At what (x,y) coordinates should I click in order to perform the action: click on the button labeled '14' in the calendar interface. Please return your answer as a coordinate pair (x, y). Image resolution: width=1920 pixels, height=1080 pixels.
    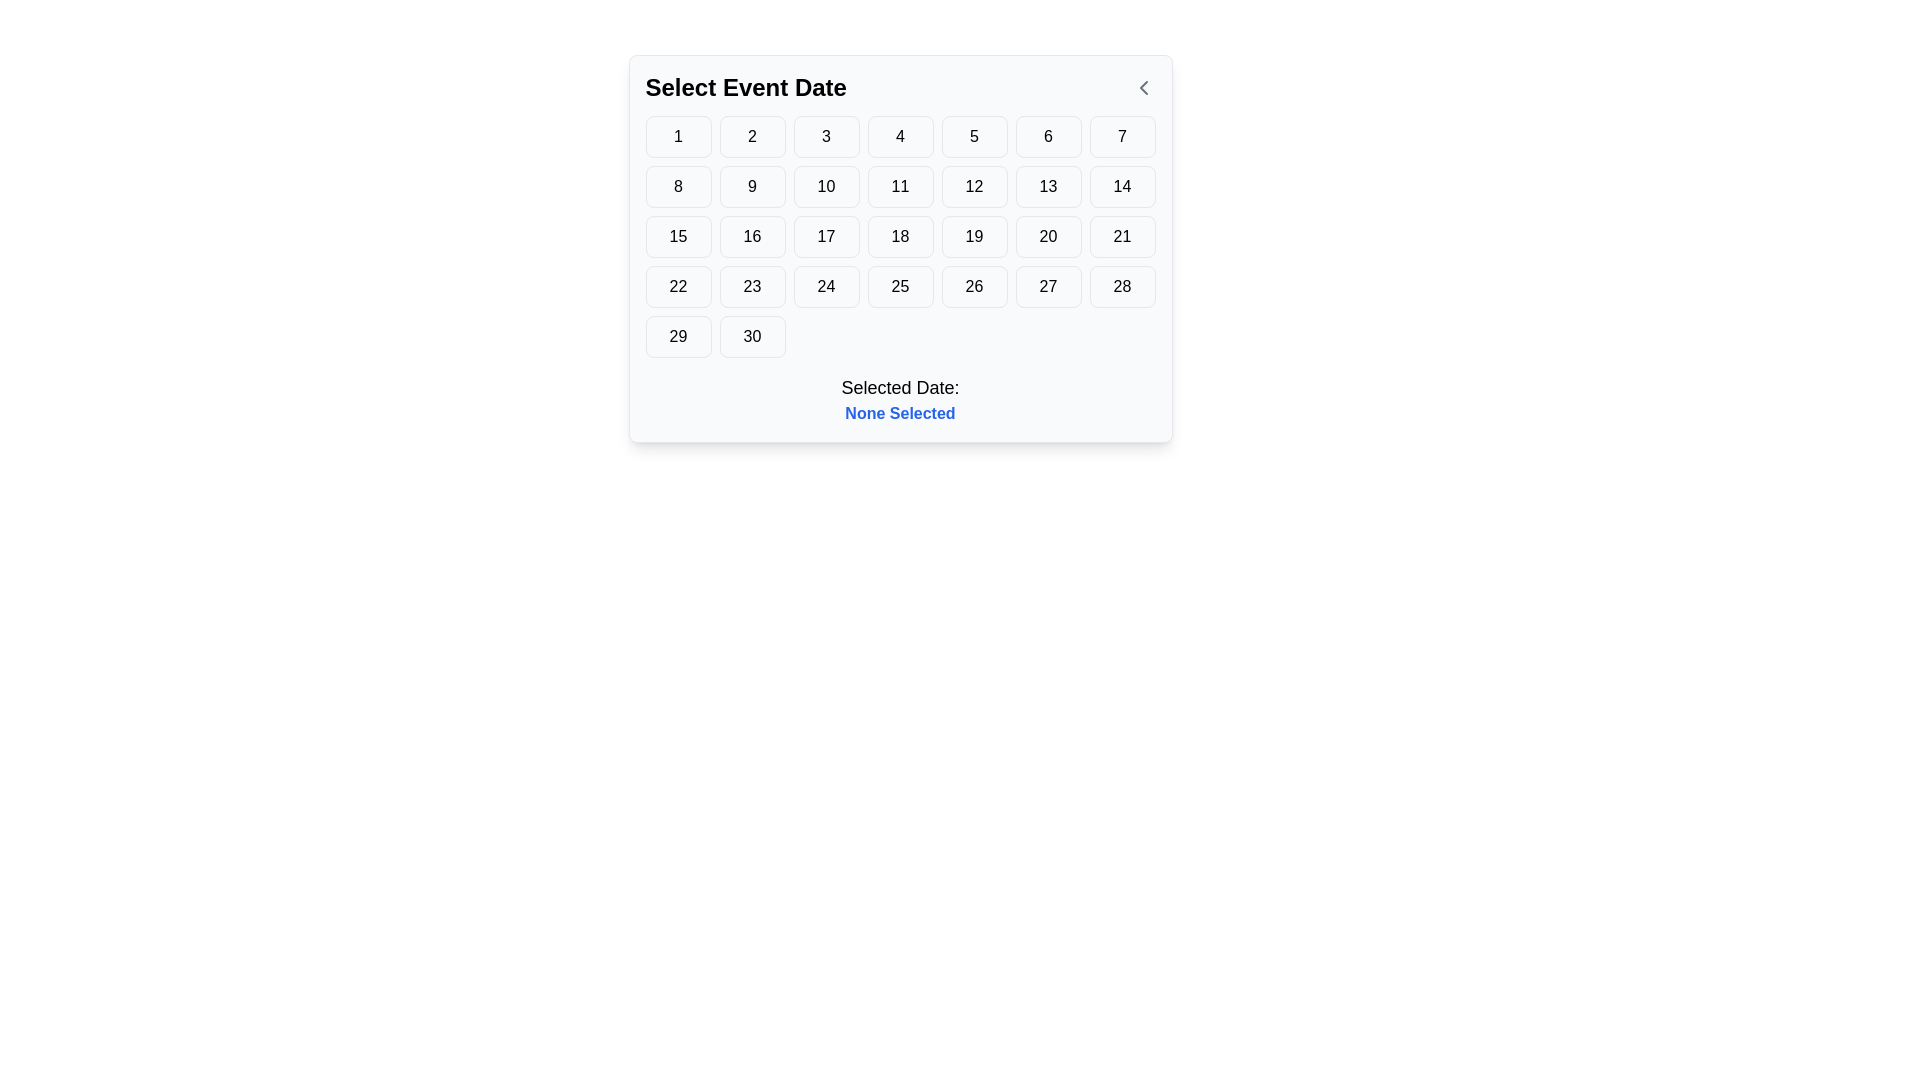
    Looking at the image, I should click on (1122, 186).